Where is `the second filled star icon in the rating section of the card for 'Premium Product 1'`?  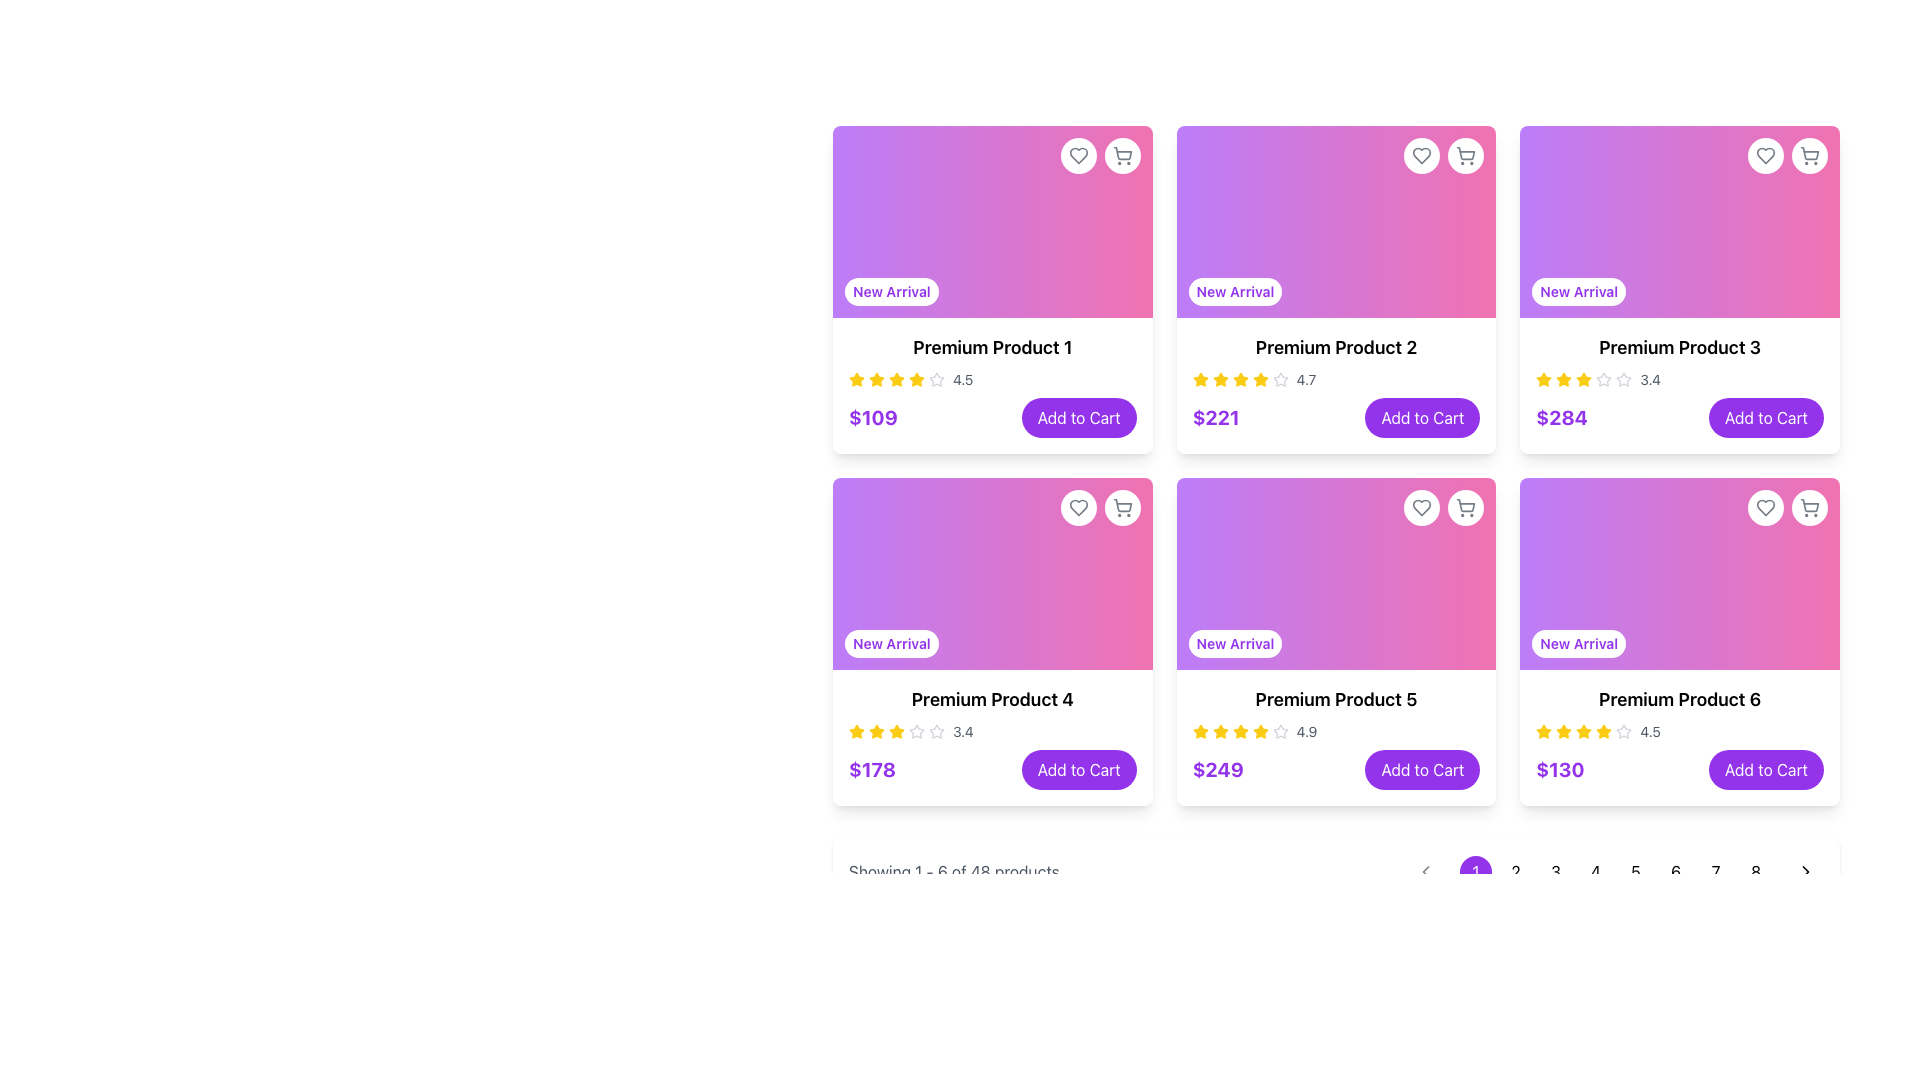 the second filled star icon in the rating section of the card for 'Premium Product 1' is located at coordinates (896, 379).